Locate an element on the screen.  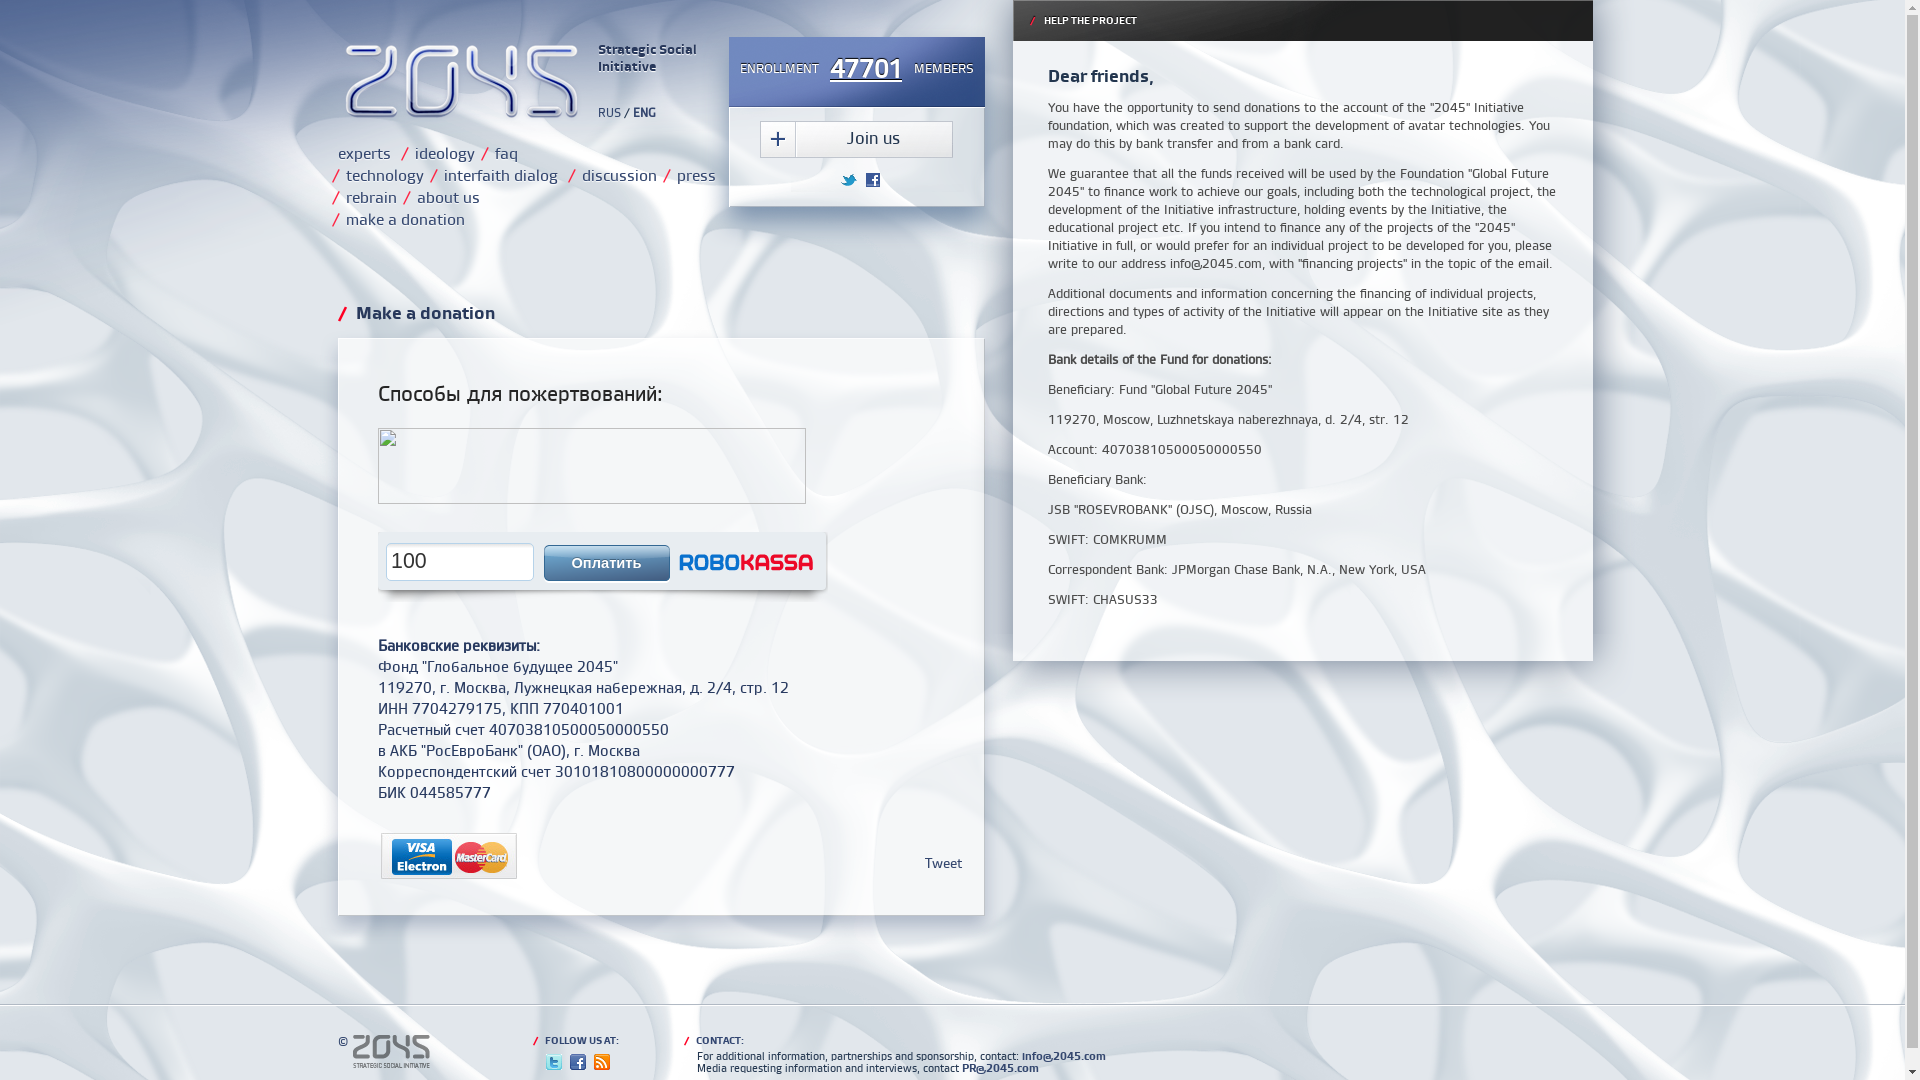
'about us' is located at coordinates (446, 196).